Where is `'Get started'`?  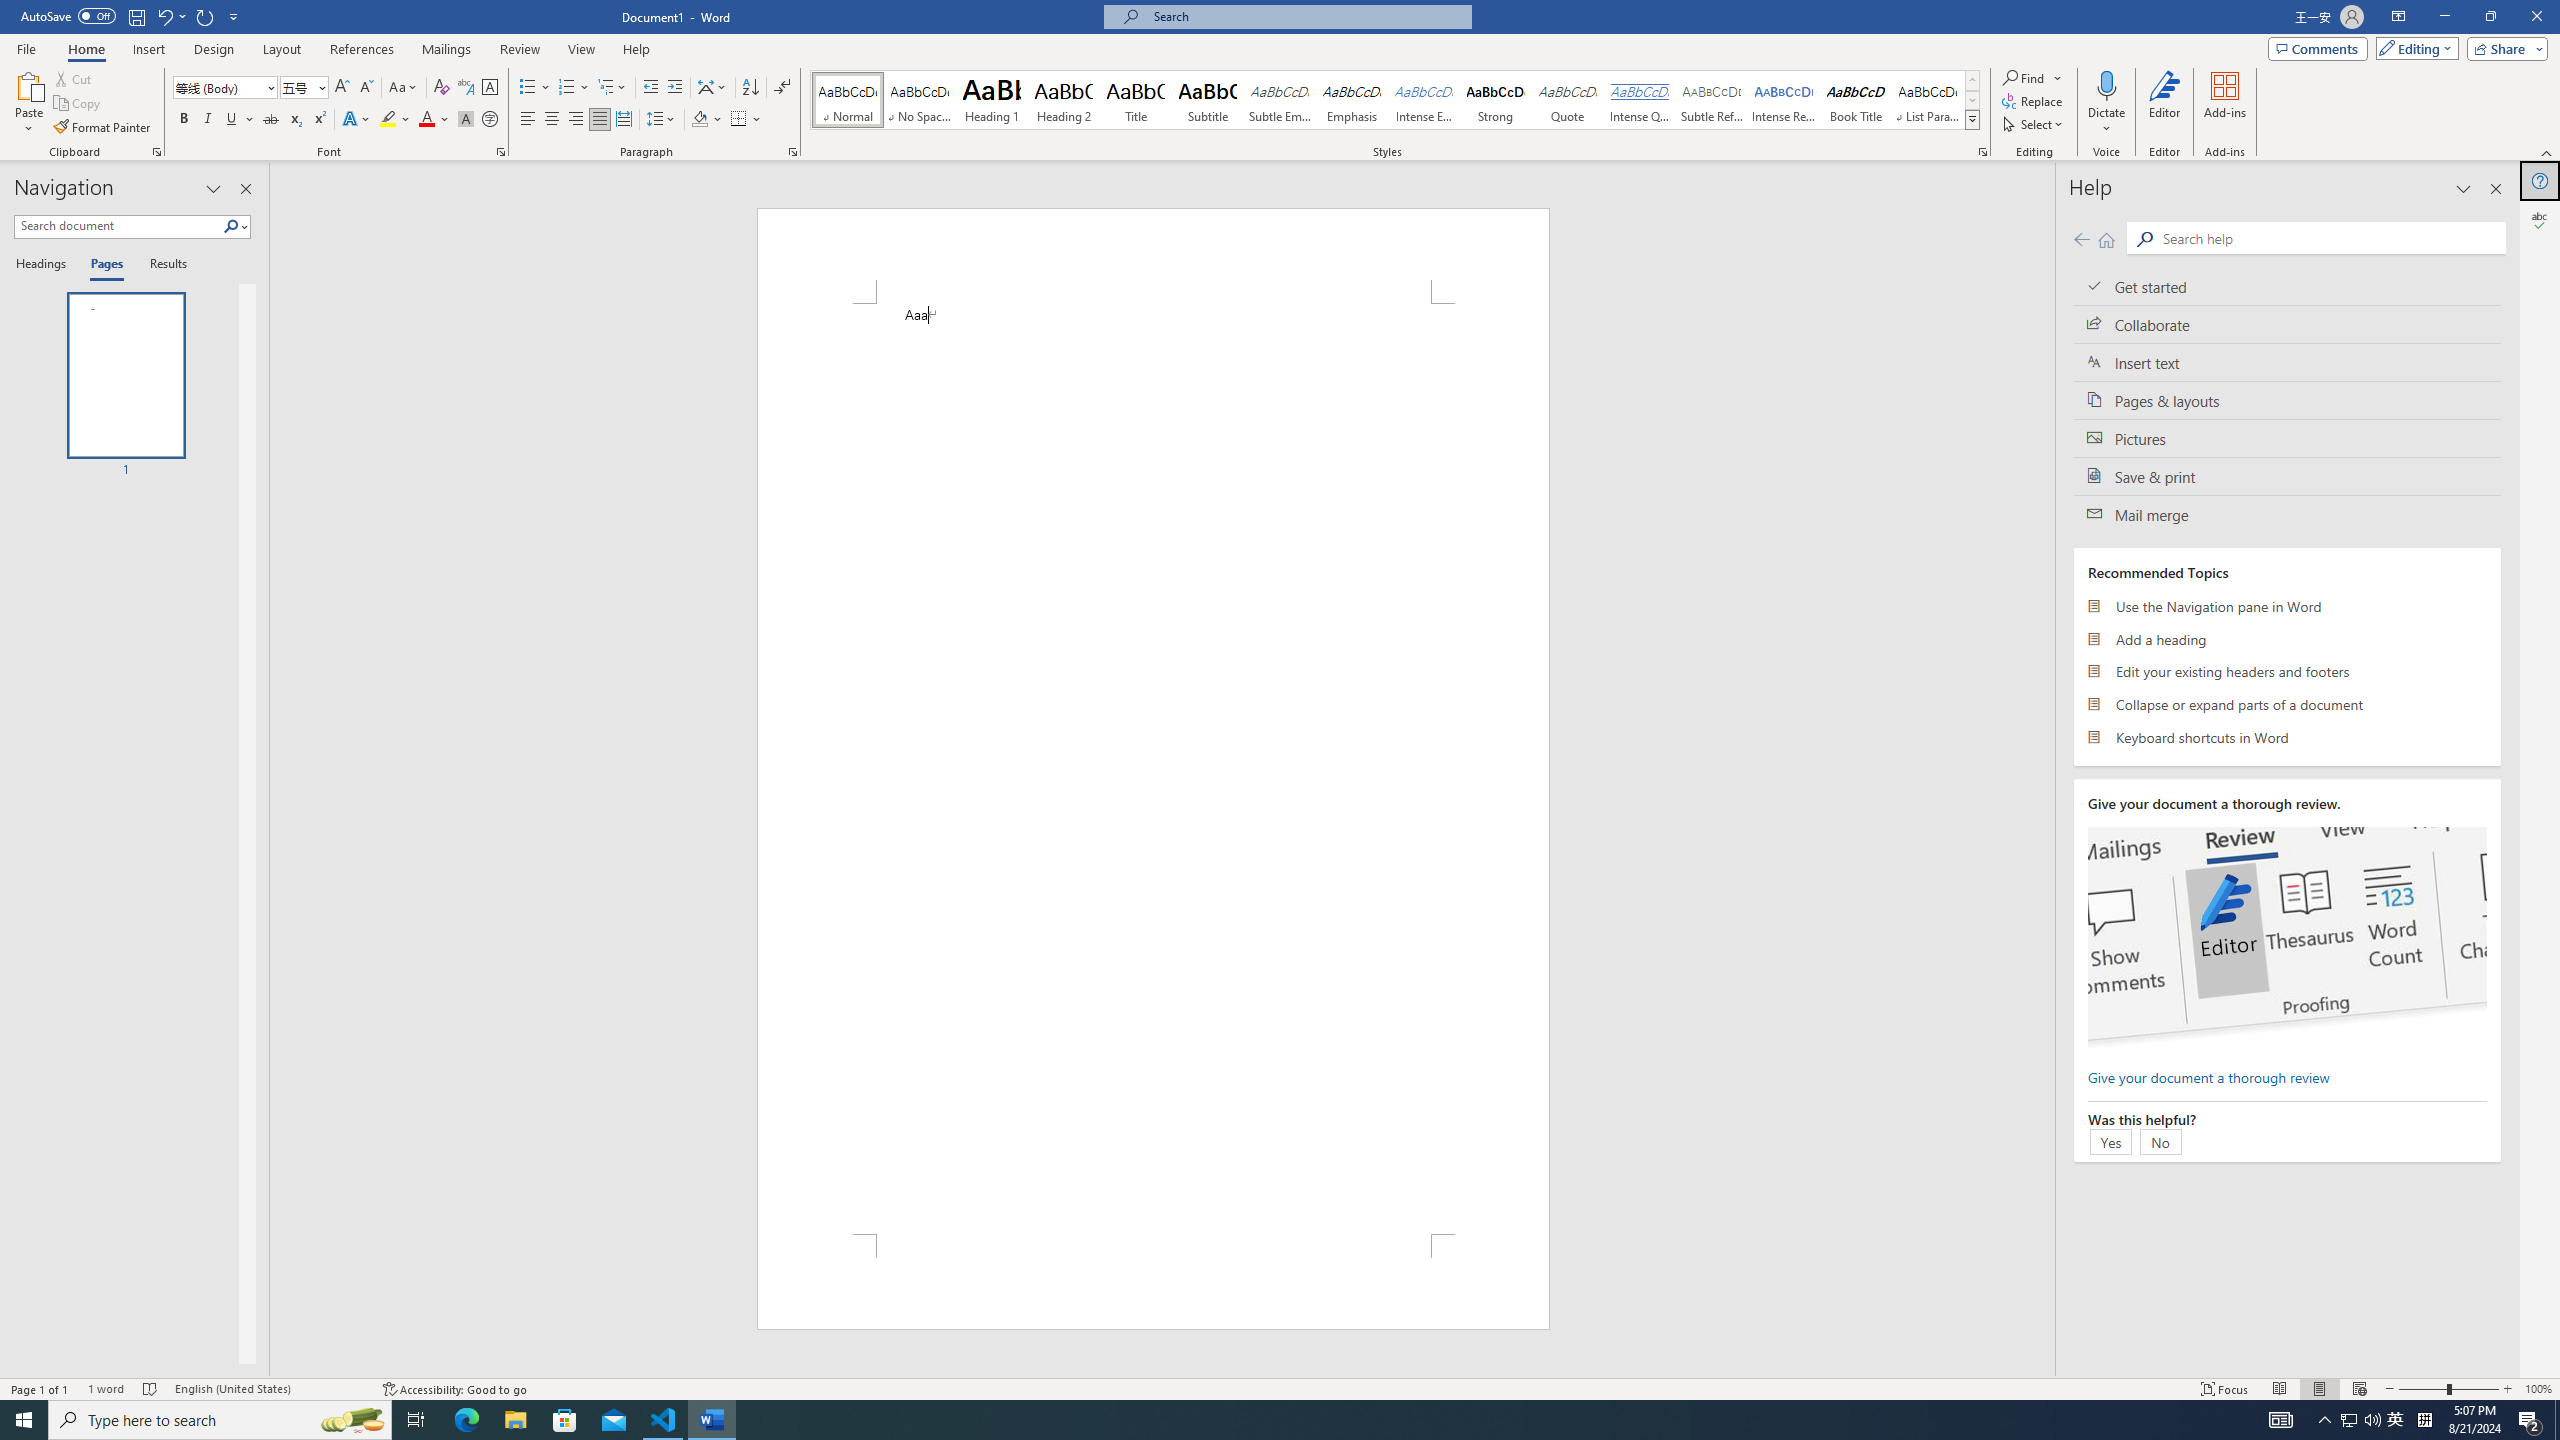
'Get started' is located at coordinates (2286, 286).